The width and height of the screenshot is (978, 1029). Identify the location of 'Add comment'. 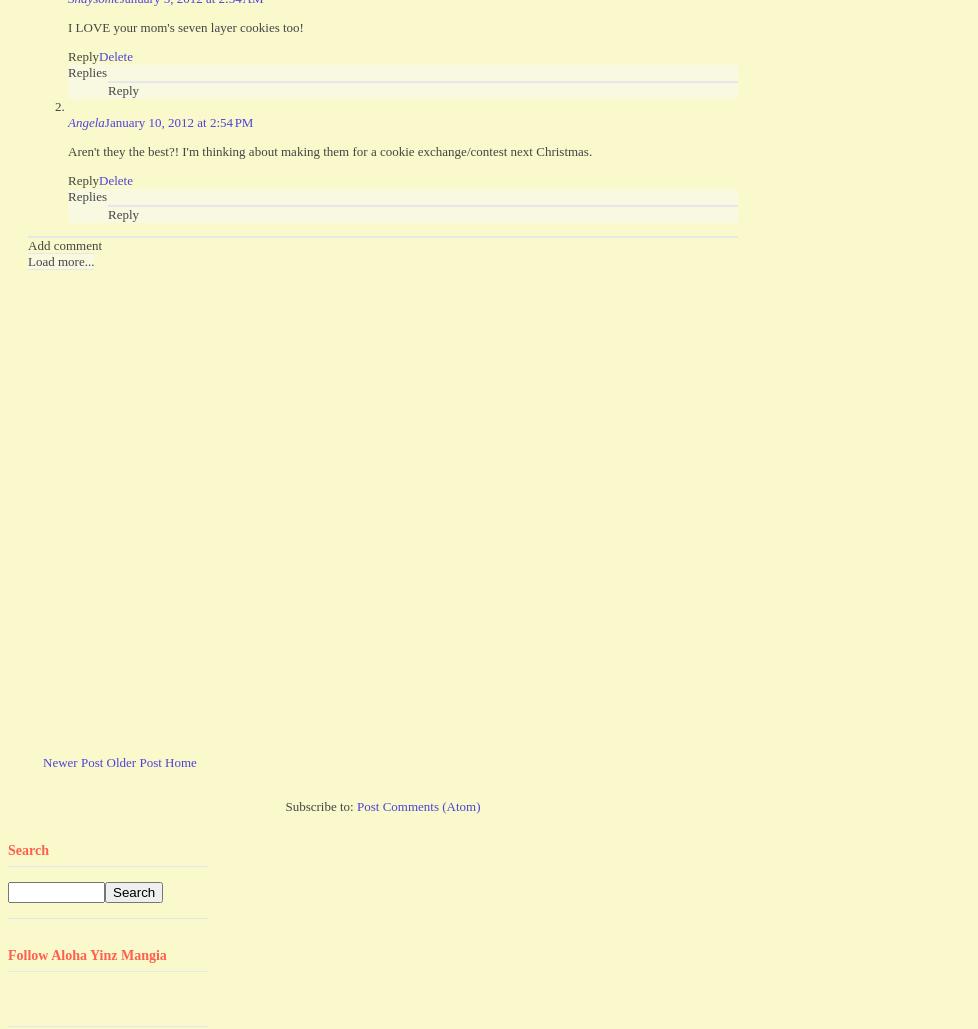
(65, 243).